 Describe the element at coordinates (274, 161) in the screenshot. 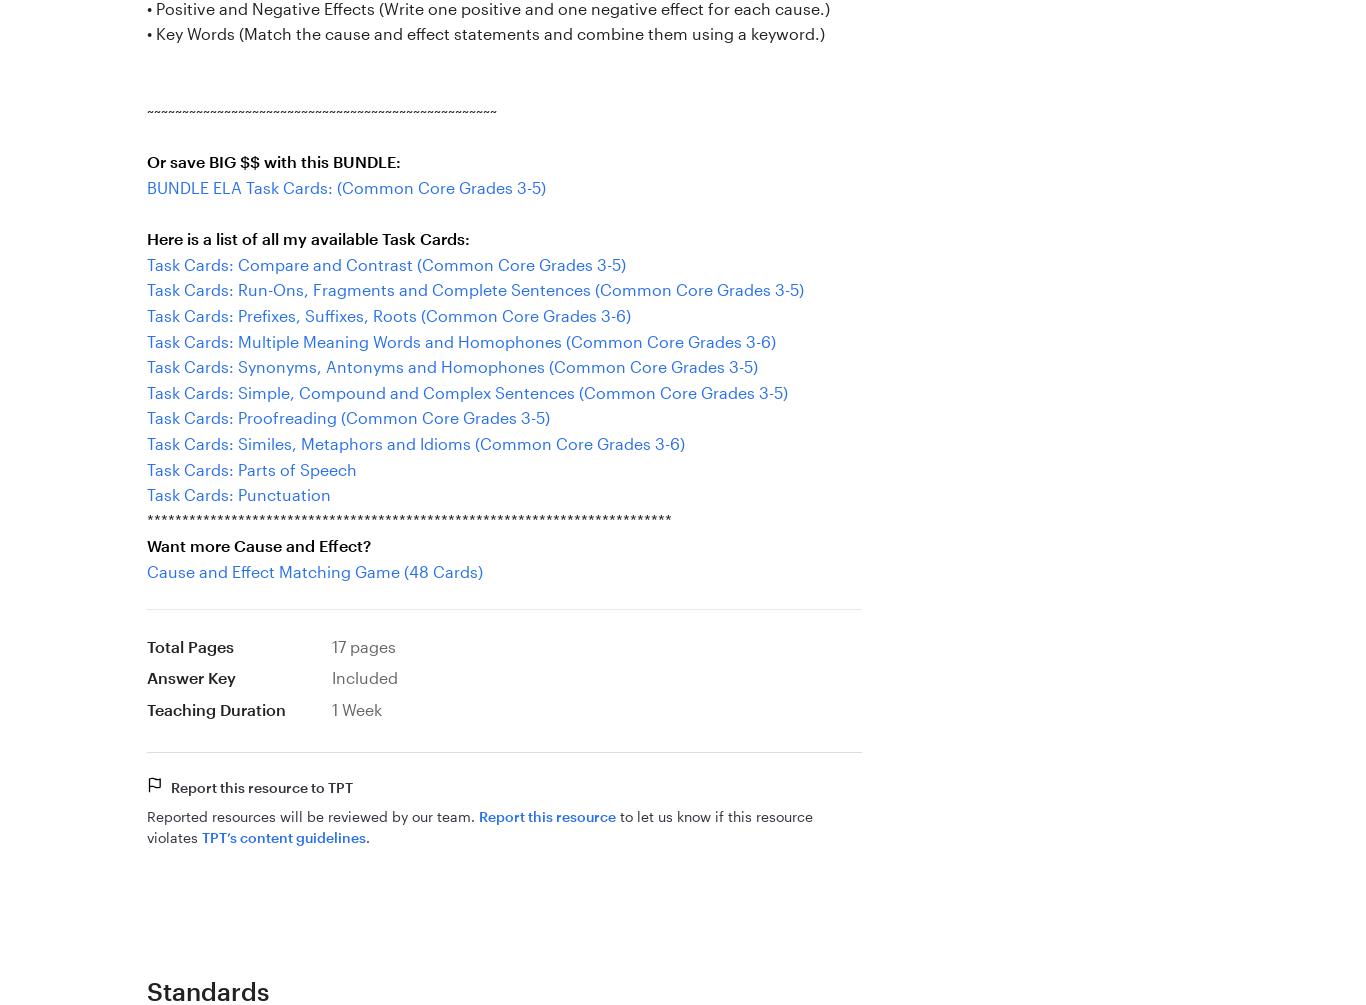

I see `'Or save BIG $$ with this BUNDLE:'` at that location.